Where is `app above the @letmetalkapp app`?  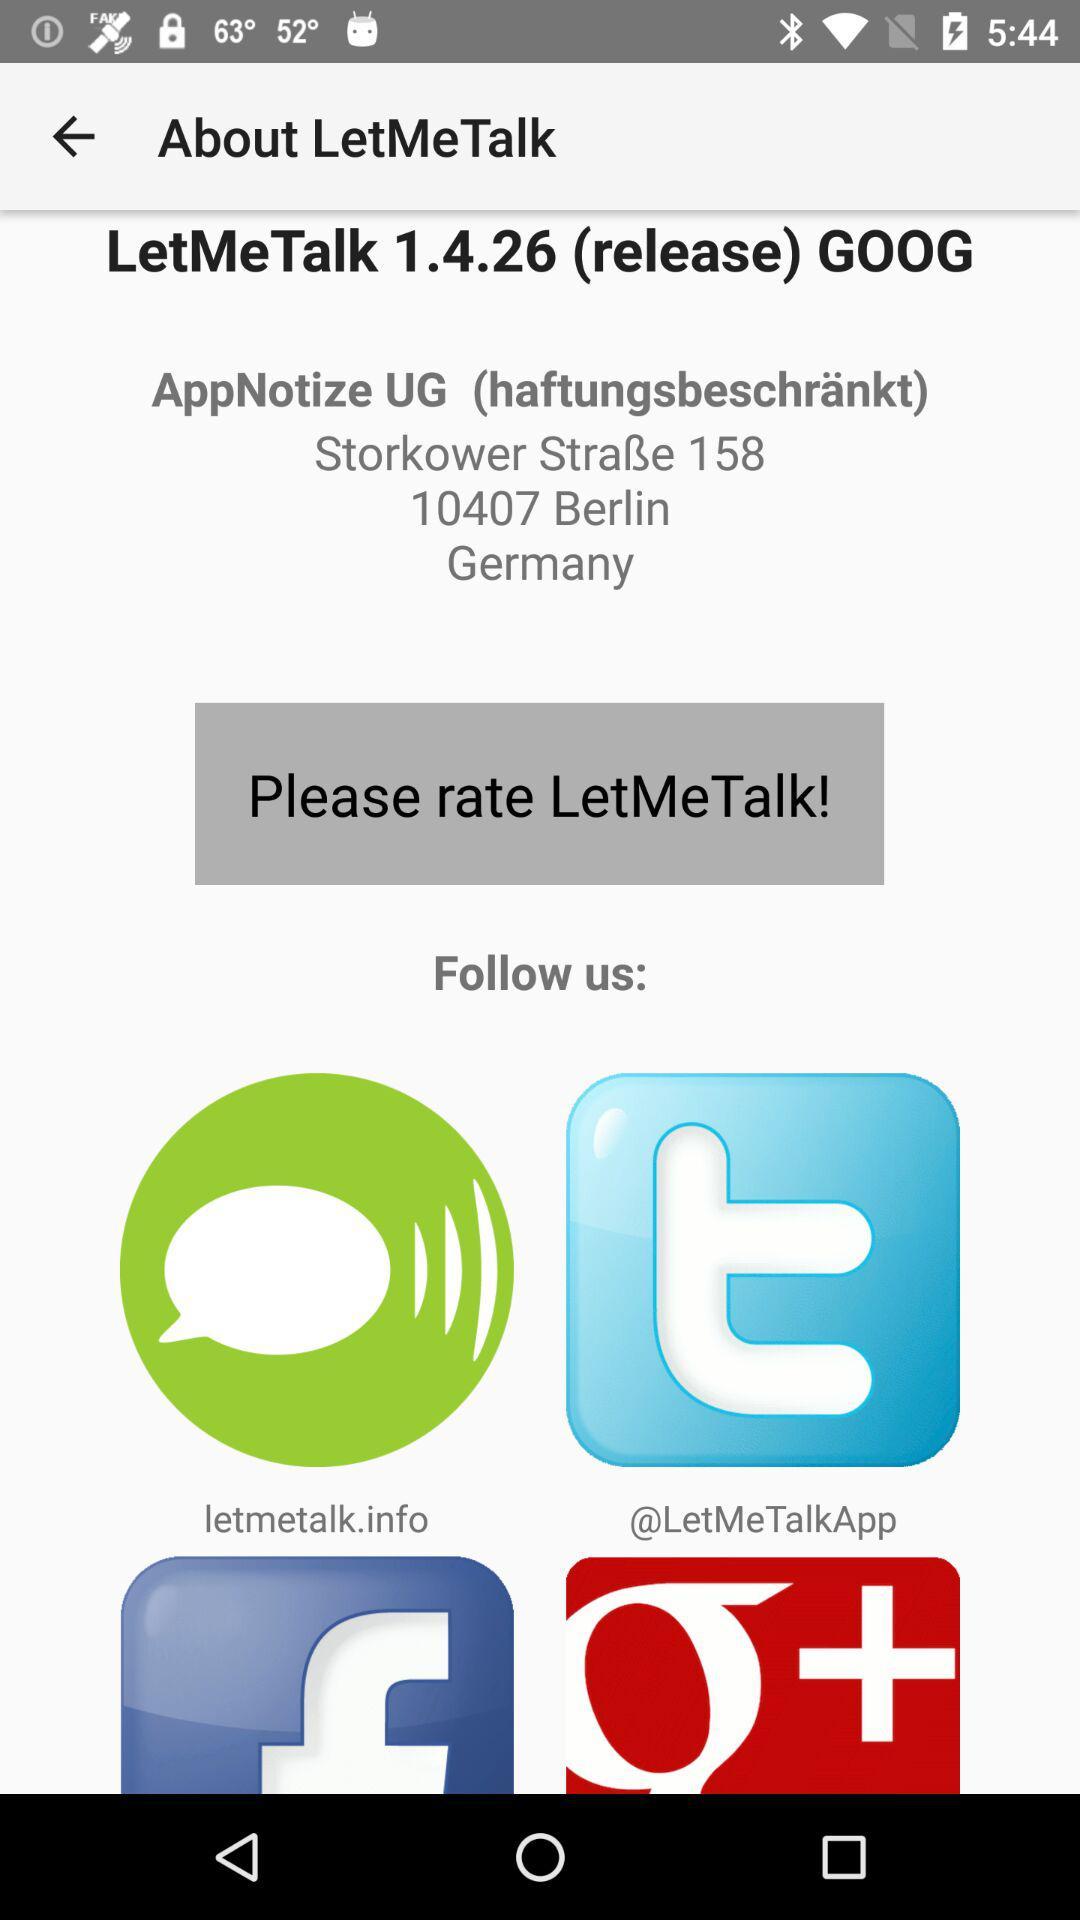 app above the @letmetalkapp app is located at coordinates (763, 1269).